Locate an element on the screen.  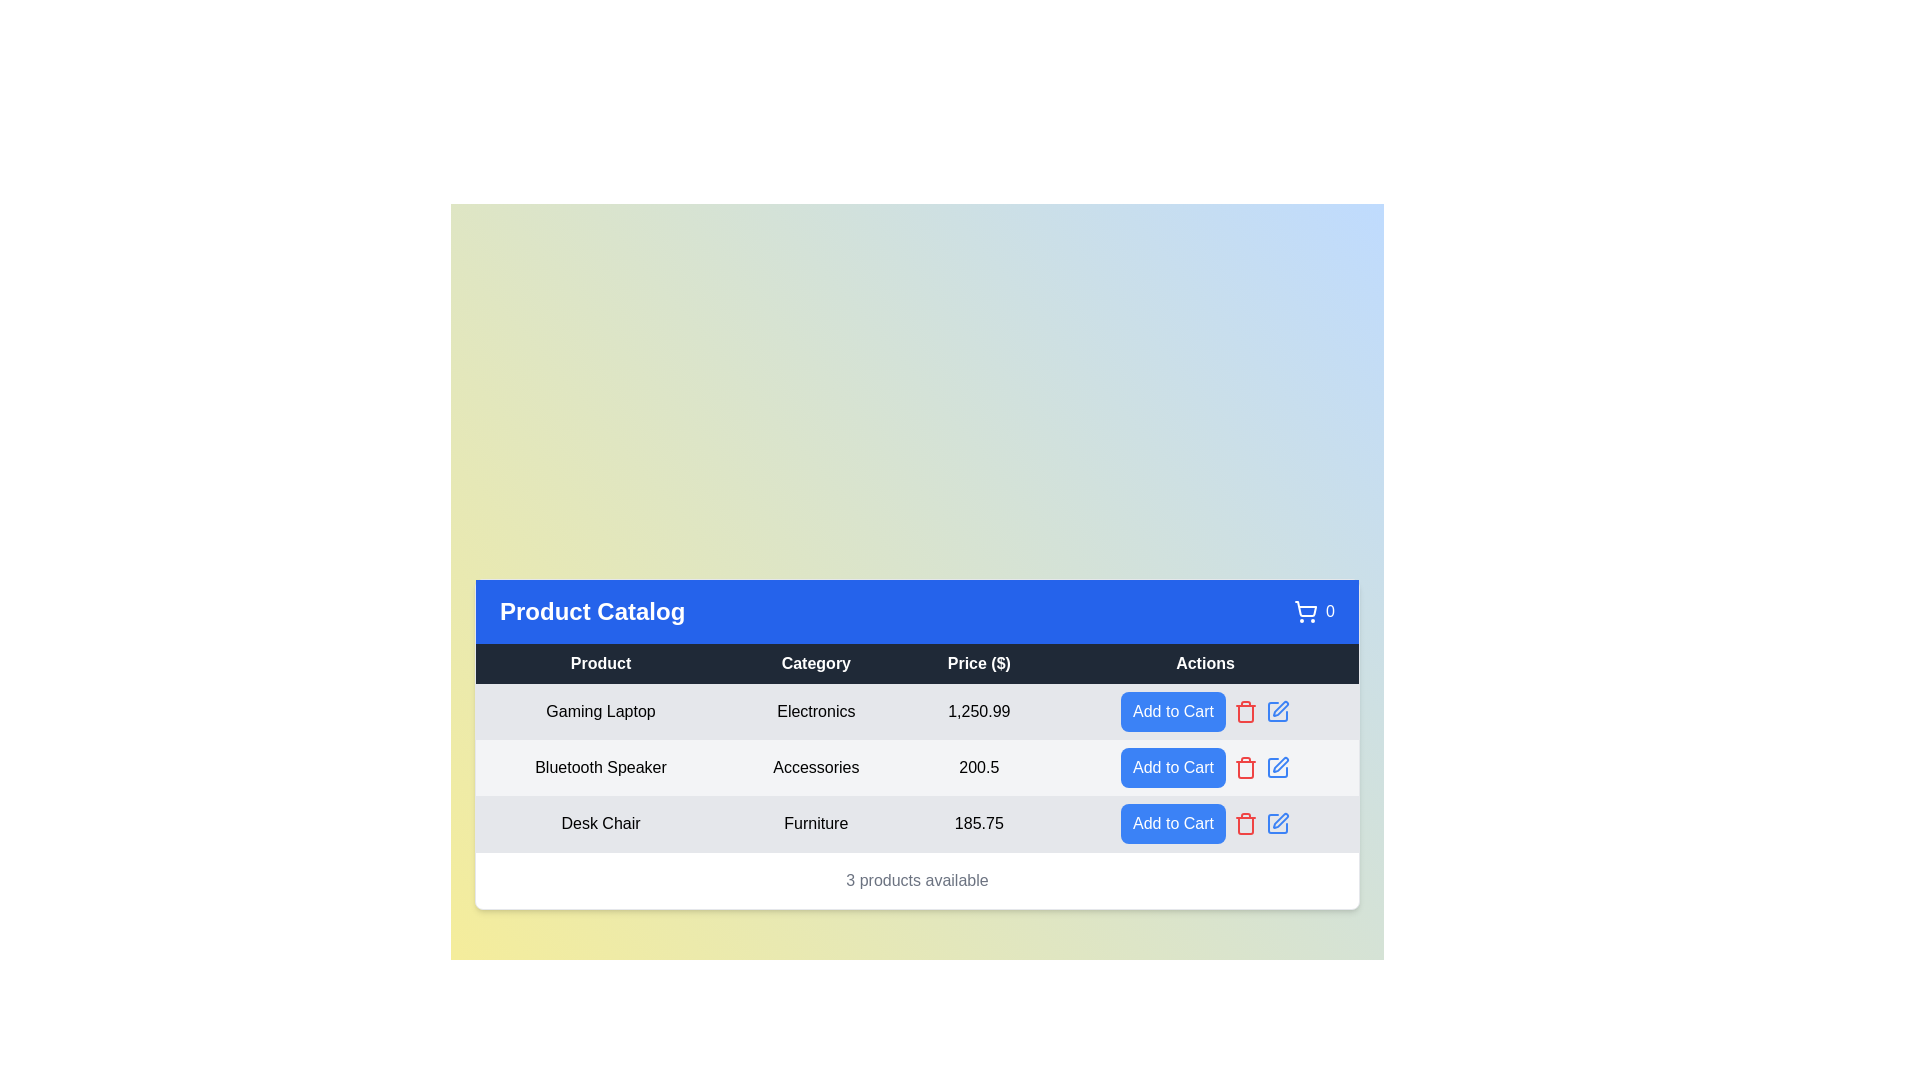
the red trashcan icon in the 'Actions' column is located at coordinates (1244, 710).